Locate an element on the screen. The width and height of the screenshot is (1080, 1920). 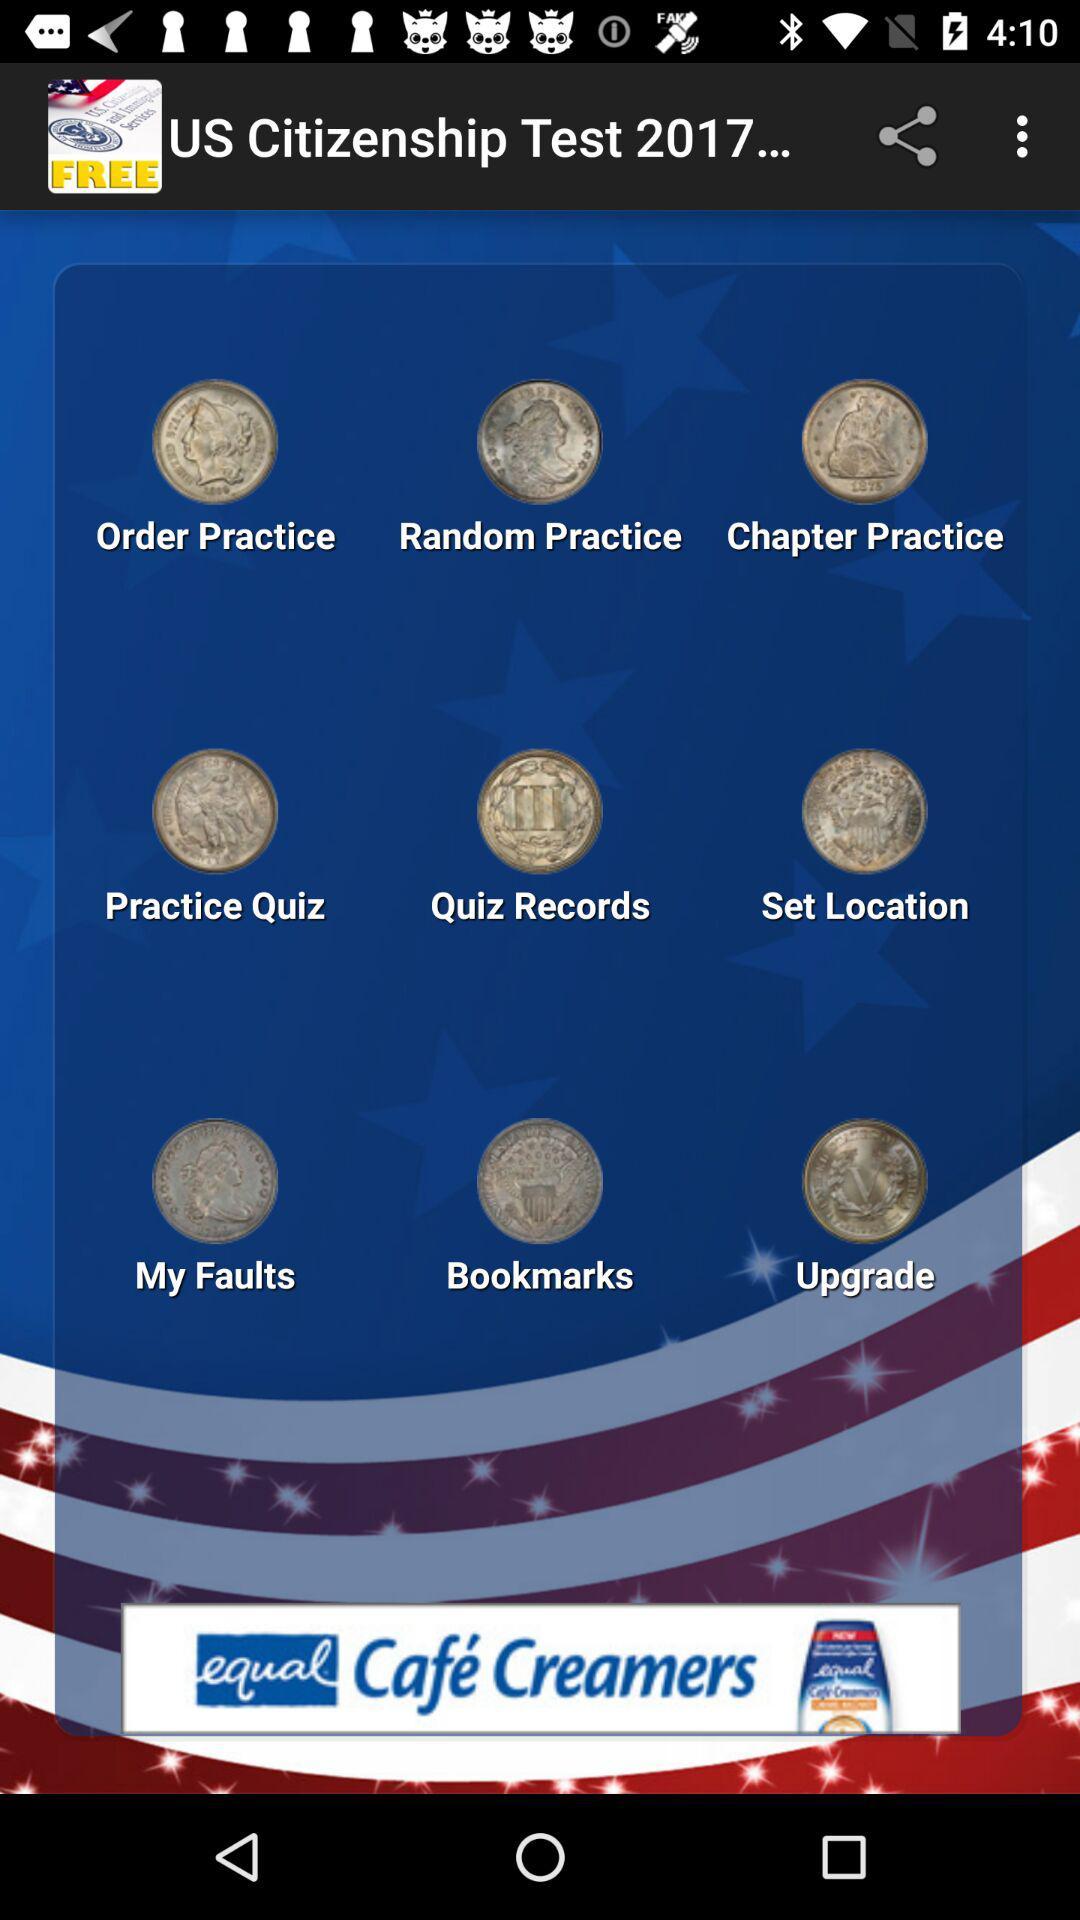
open chapter practice is located at coordinates (863, 440).